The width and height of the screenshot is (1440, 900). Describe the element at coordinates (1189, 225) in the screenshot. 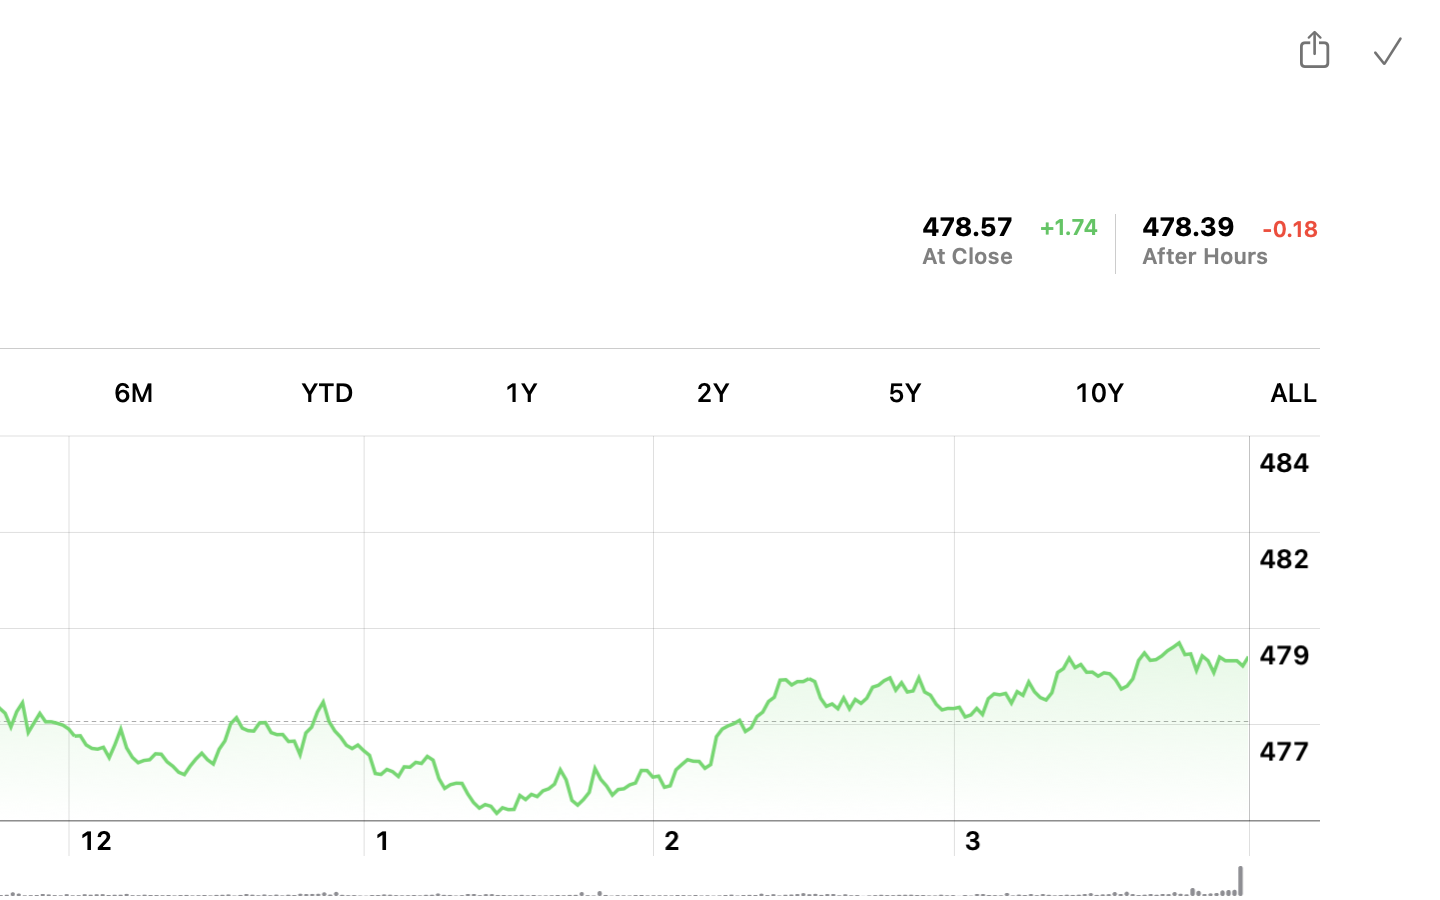

I see `'478.39, change, down 0.18 points'` at that location.